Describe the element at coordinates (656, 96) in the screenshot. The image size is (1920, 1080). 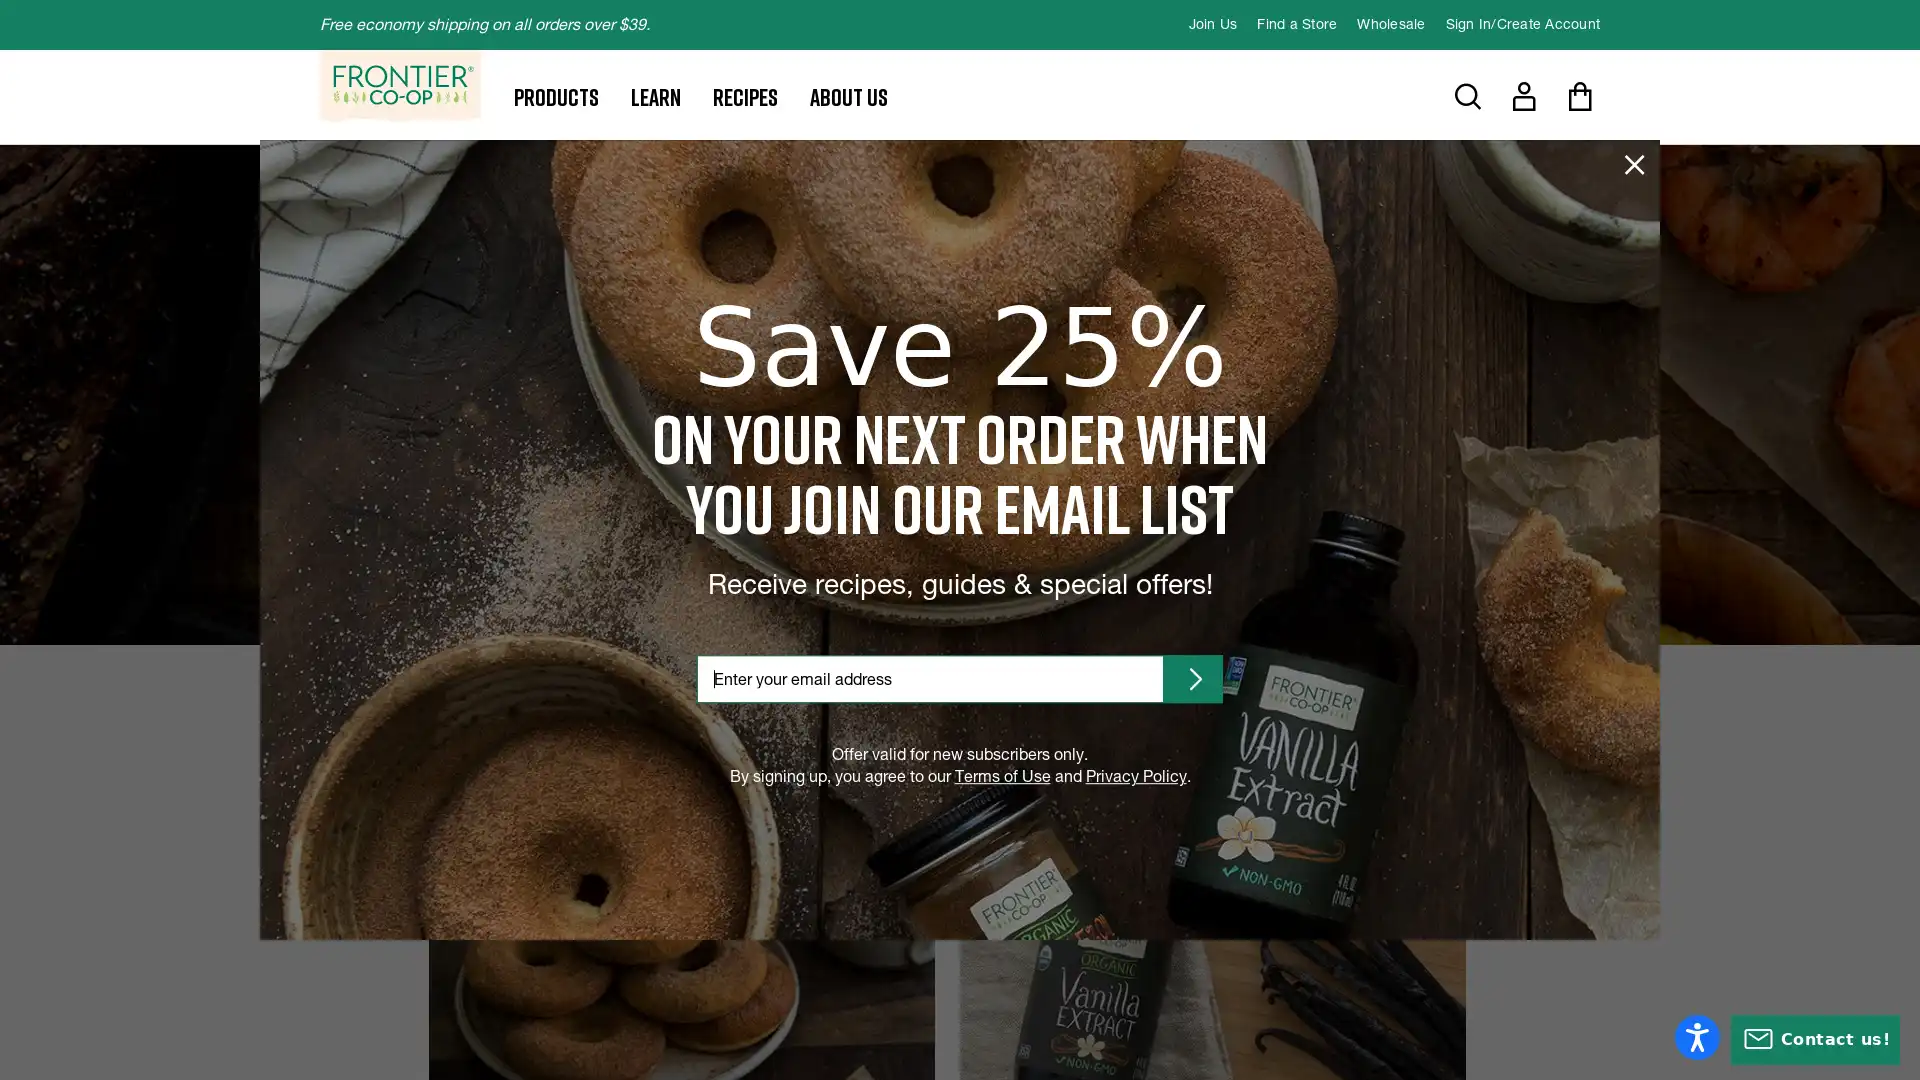
I see `Learn` at that location.